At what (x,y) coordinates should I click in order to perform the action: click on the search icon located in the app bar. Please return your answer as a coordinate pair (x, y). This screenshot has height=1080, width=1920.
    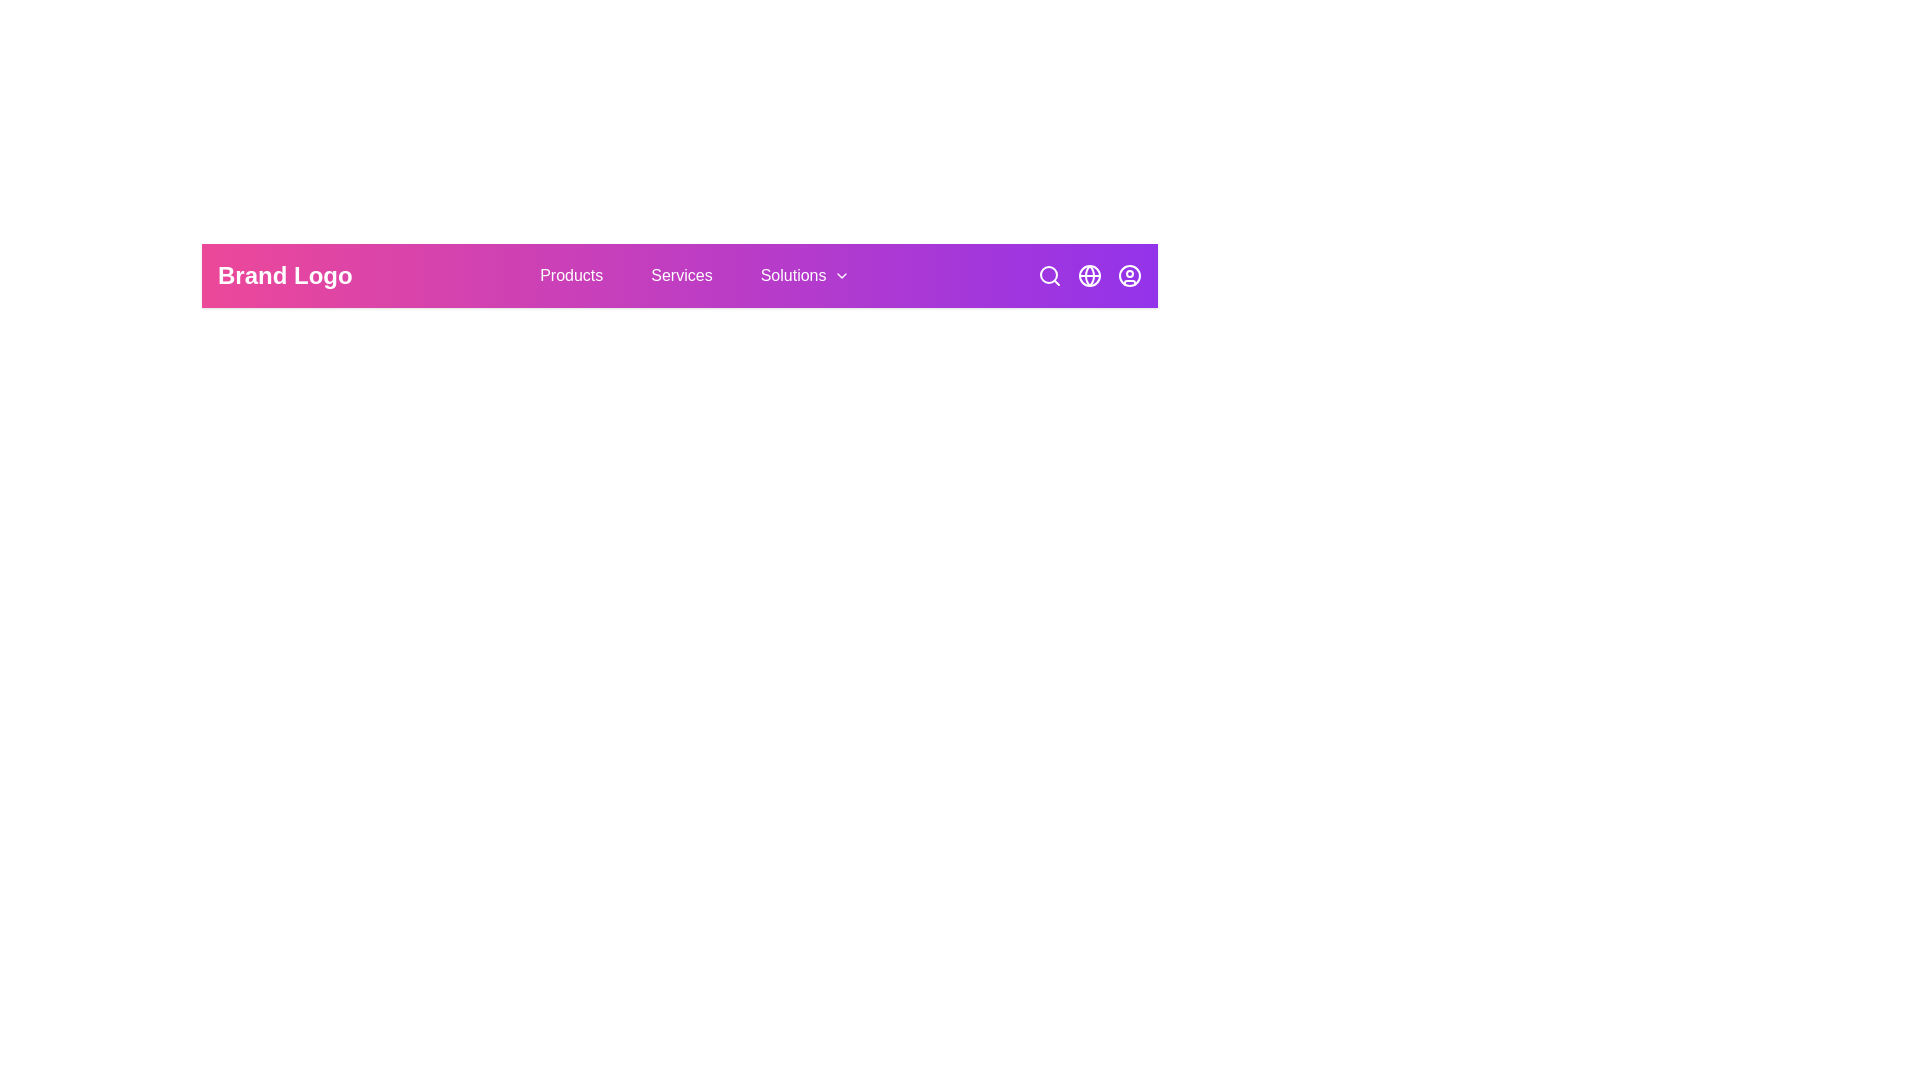
    Looking at the image, I should click on (1049, 276).